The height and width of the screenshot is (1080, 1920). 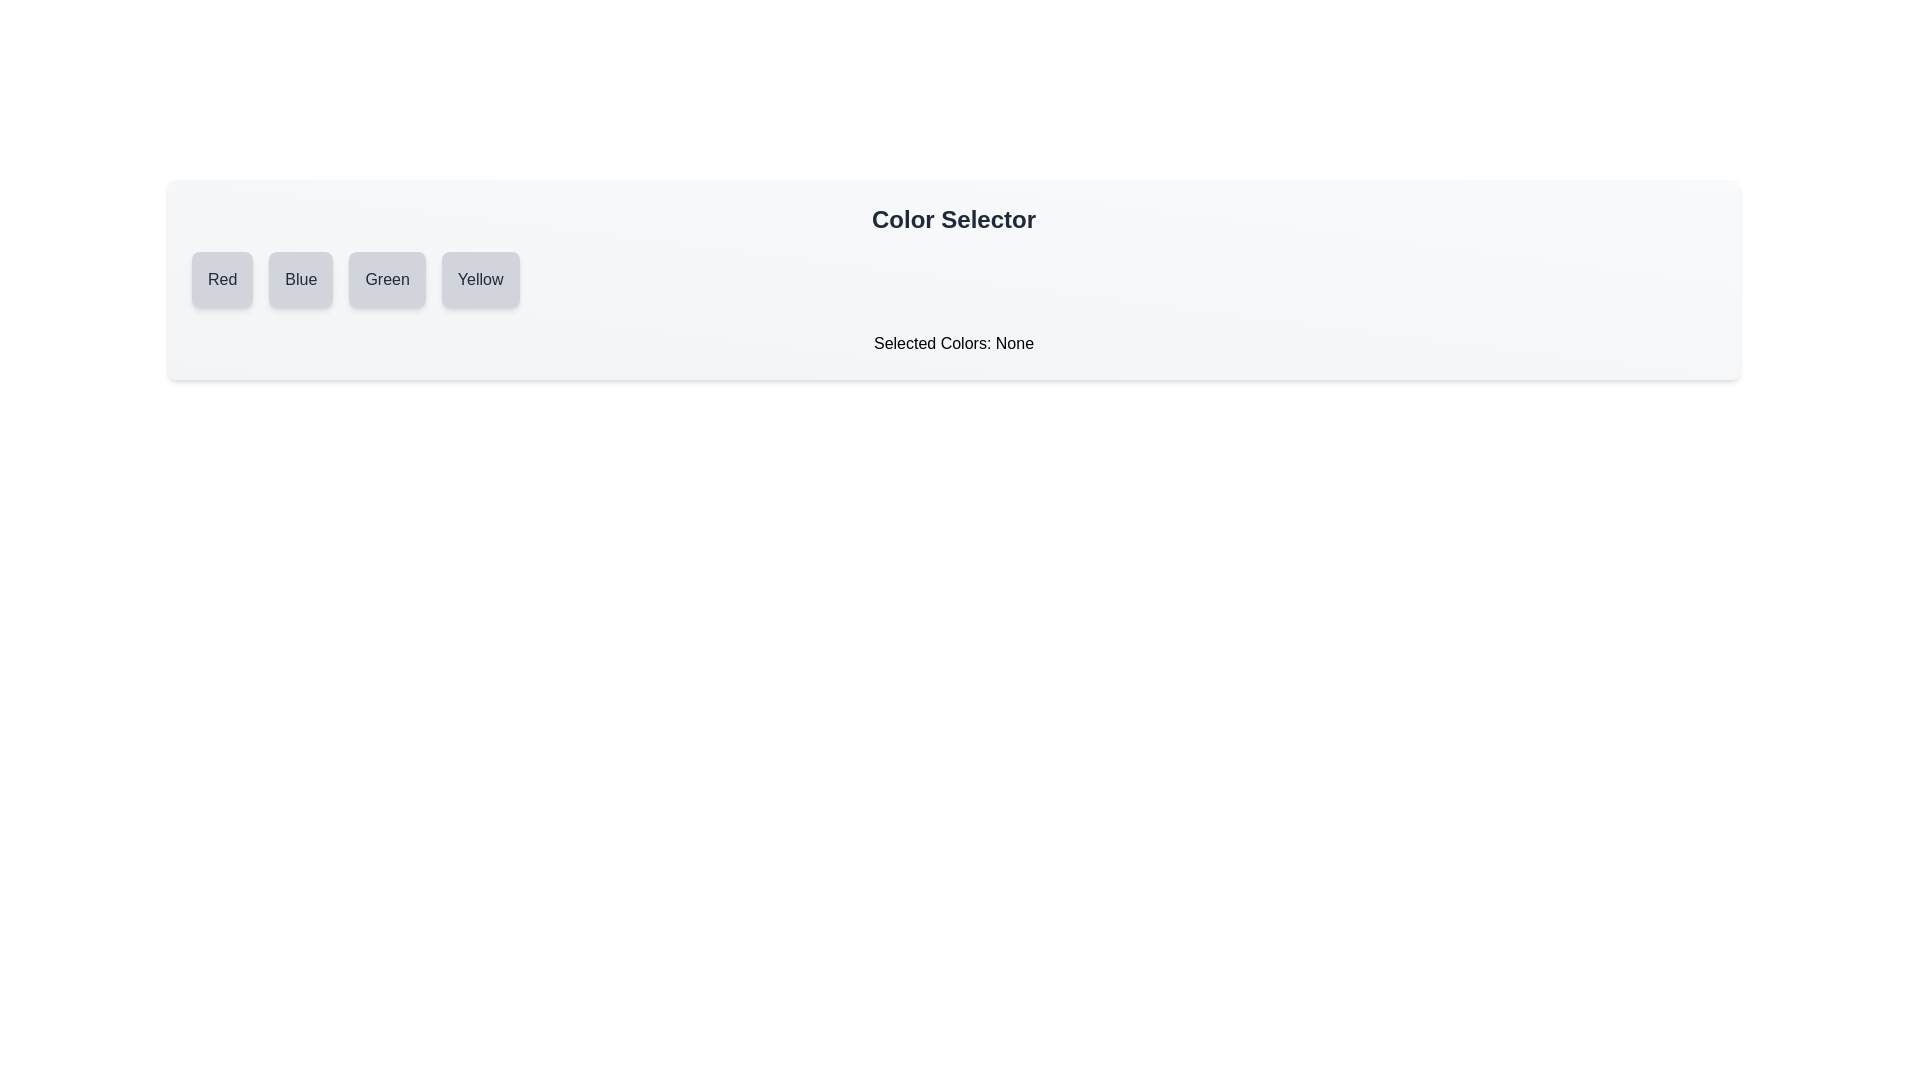 What do you see at coordinates (221, 280) in the screenshot?
I see `the color Red by clicking its button` at bounding box center [221, 280].